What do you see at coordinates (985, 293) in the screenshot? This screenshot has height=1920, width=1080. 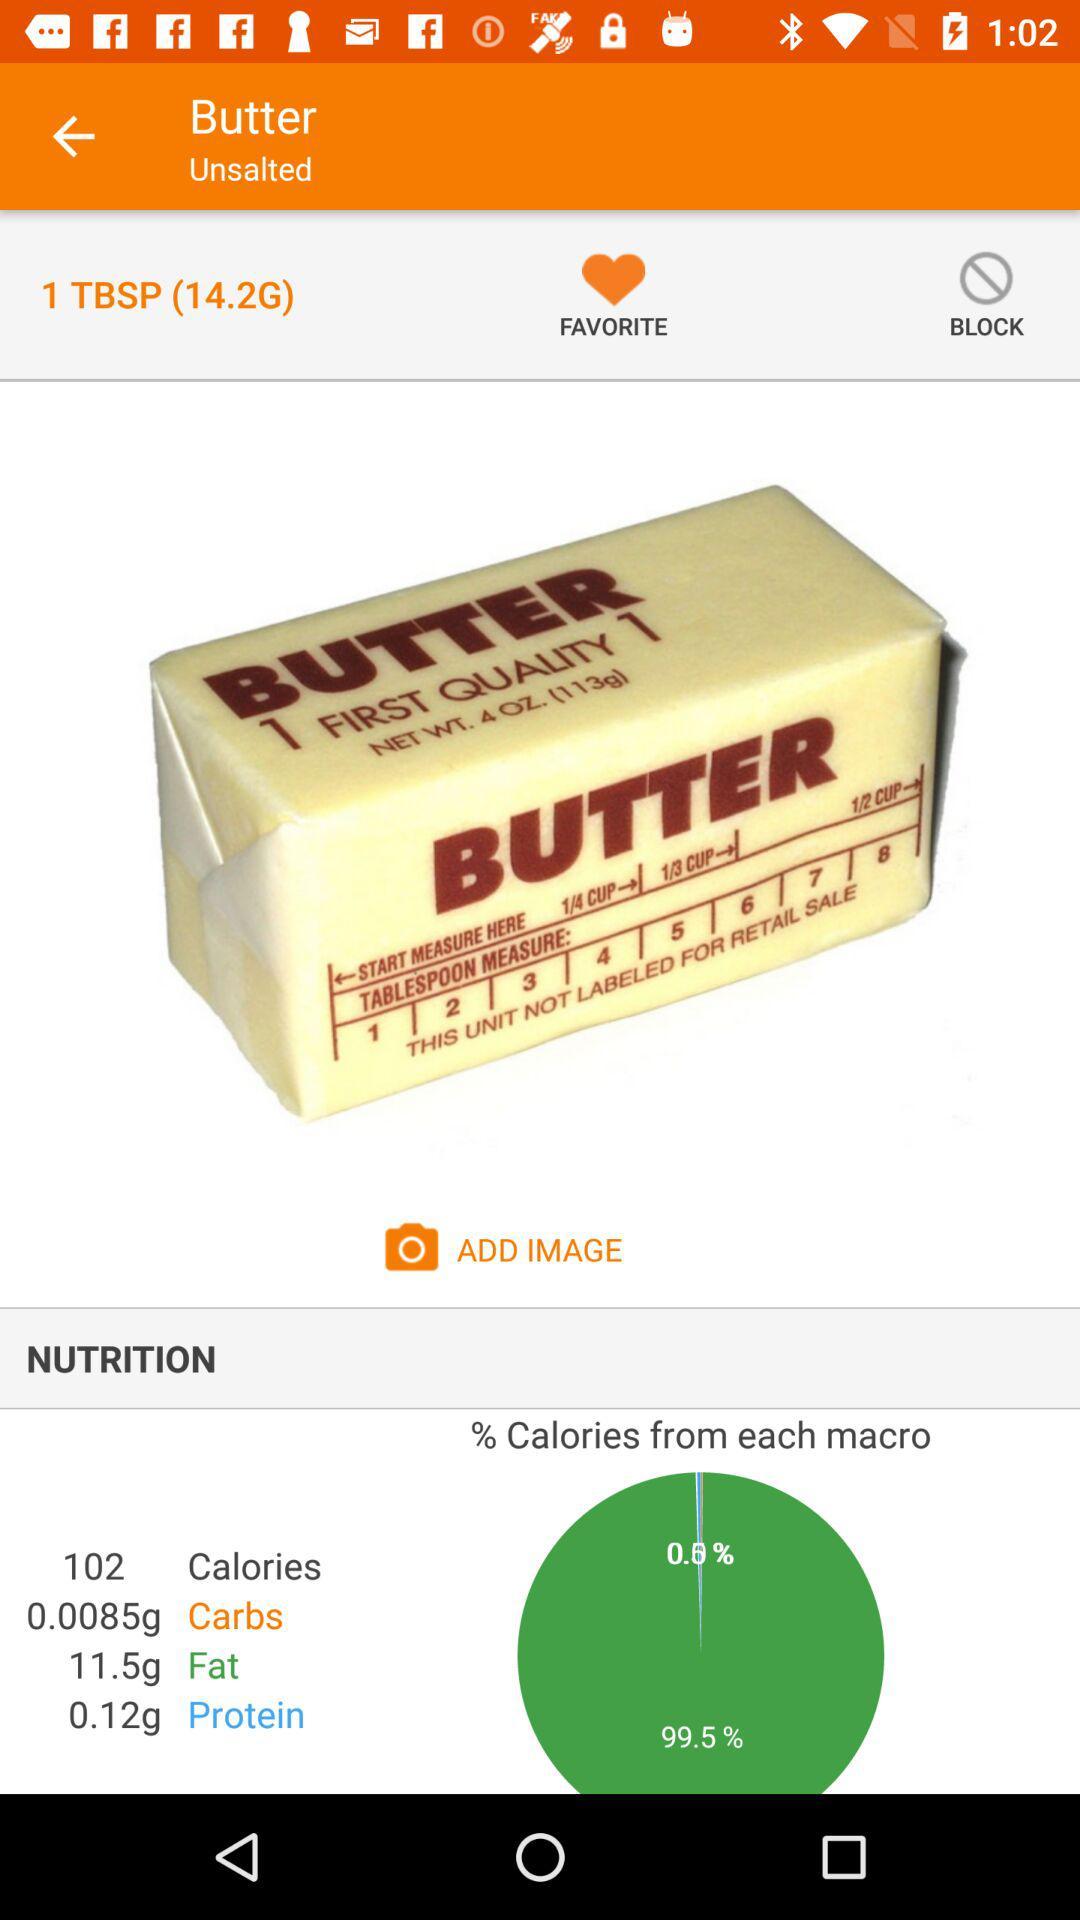 I see `the block item` at bounding box center [985, 293].